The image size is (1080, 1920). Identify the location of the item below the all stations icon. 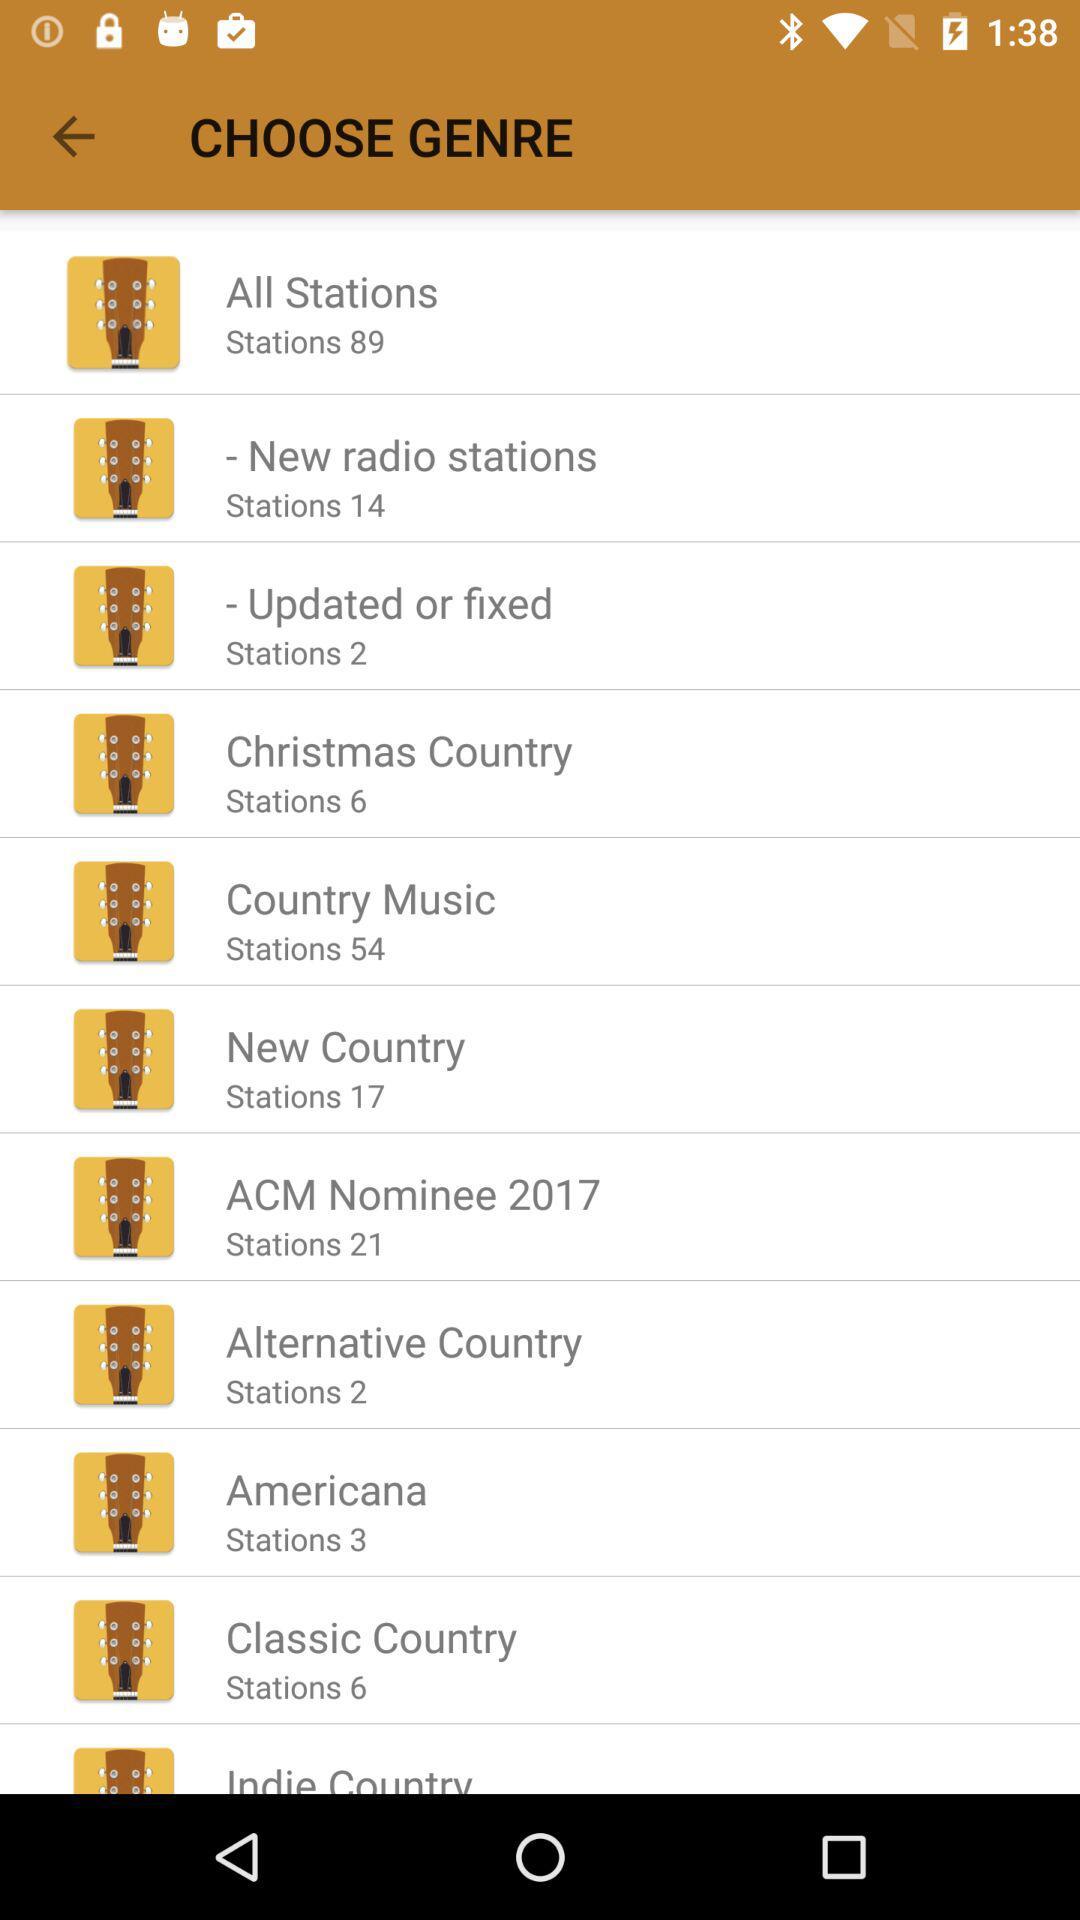
(305, 340).